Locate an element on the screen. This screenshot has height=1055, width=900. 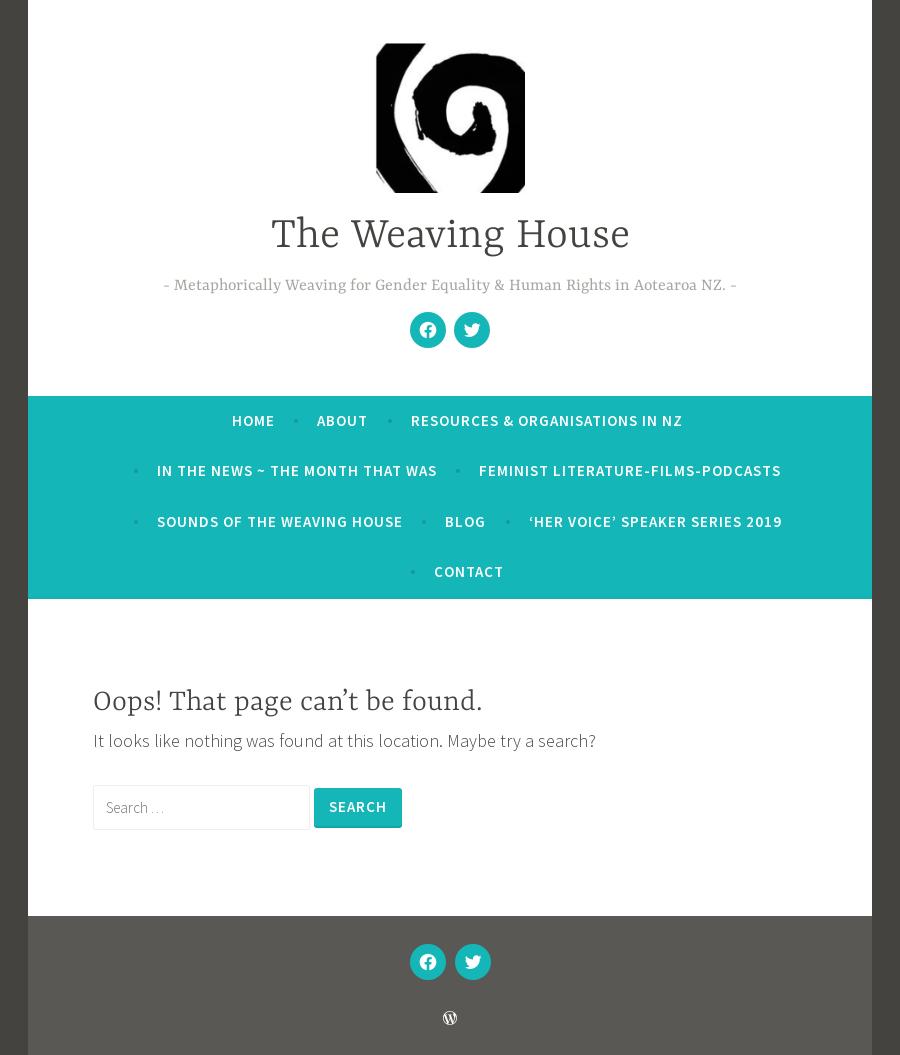
'Contact' is located at coordinates (433, 569).